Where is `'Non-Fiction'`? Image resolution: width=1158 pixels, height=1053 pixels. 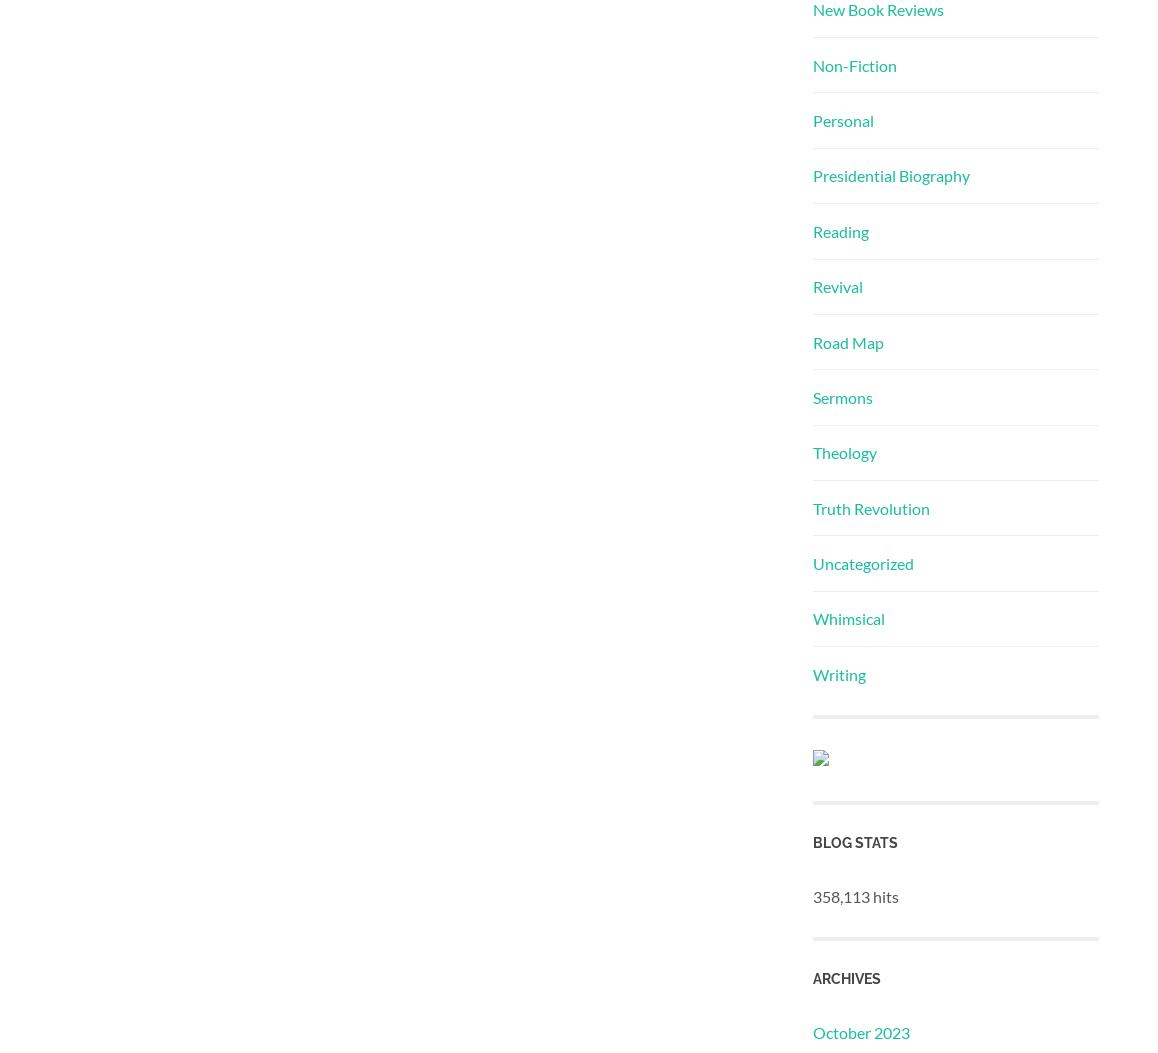 'Non-Fiction' is located at coordinates (853, 63).